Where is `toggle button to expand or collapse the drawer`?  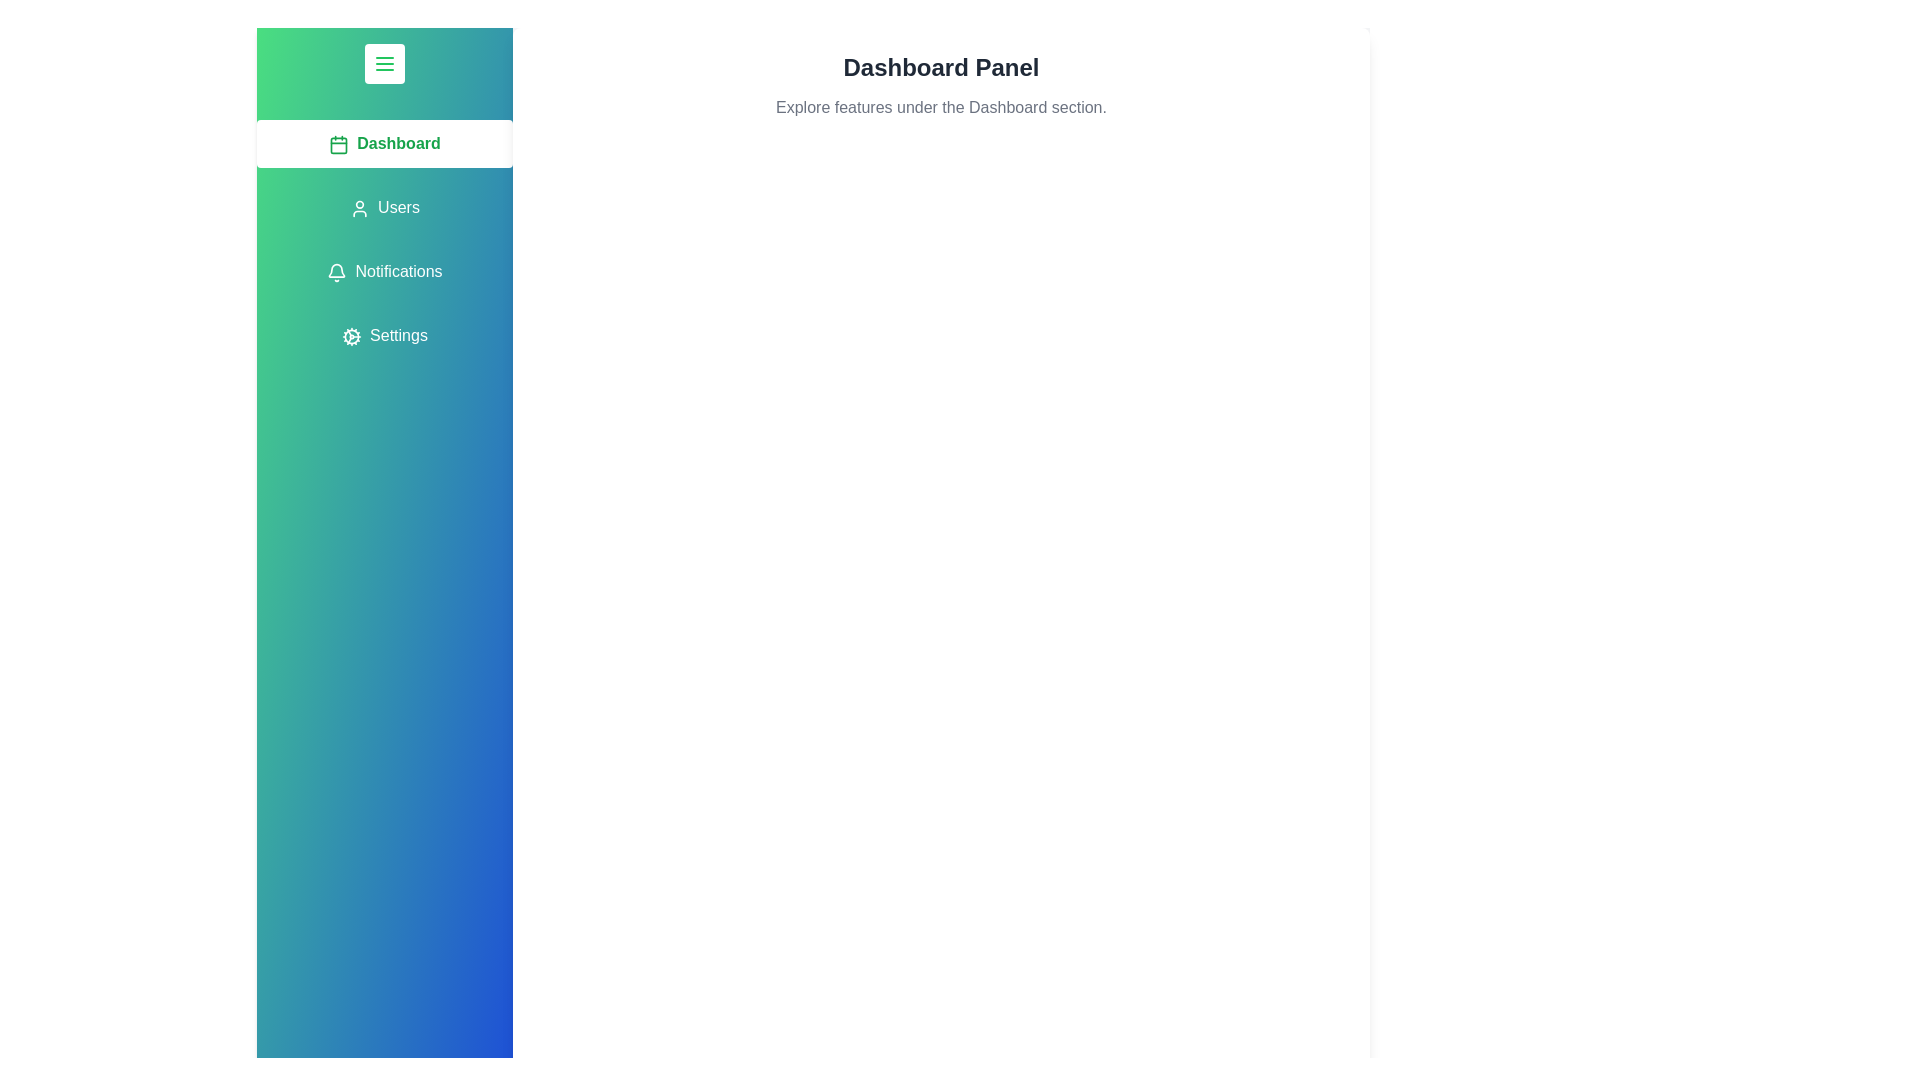 toggle button to expand or collapse the drawer is located at coordinates (384, 63).